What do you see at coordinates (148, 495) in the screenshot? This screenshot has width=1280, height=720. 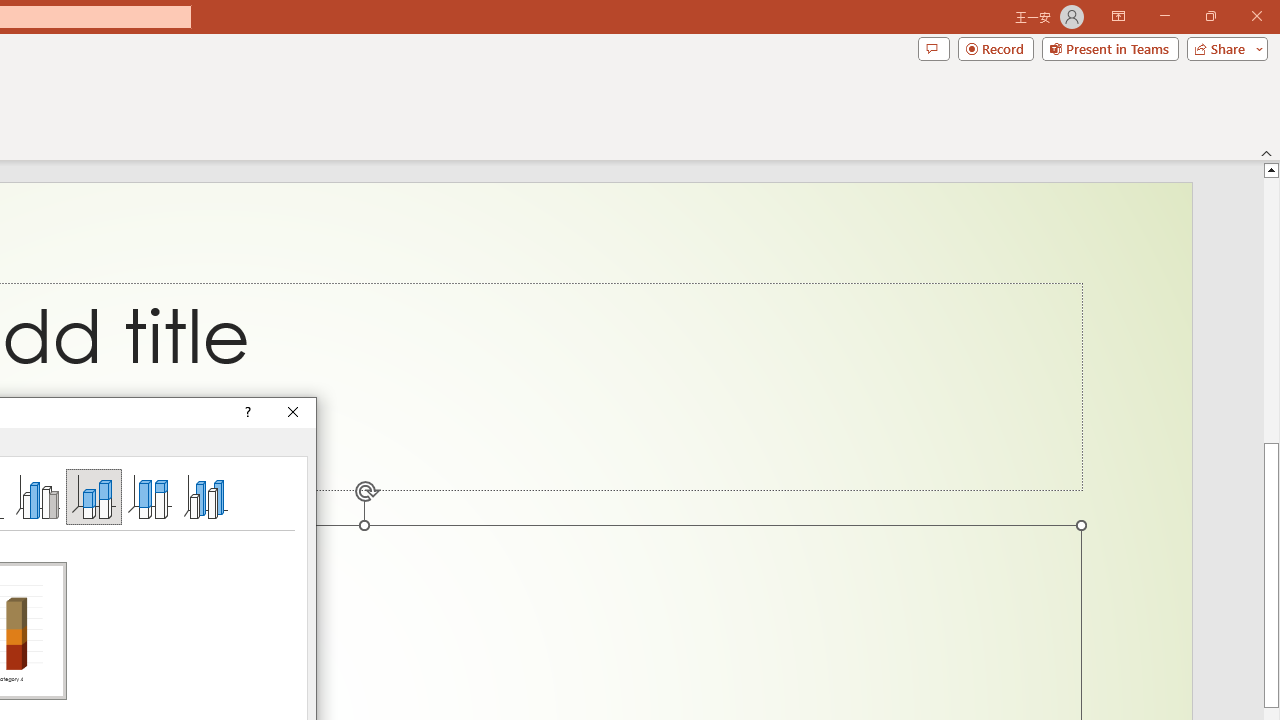 I see `'3-D 100% Stacked Column'` at bounding box center [148, 495].